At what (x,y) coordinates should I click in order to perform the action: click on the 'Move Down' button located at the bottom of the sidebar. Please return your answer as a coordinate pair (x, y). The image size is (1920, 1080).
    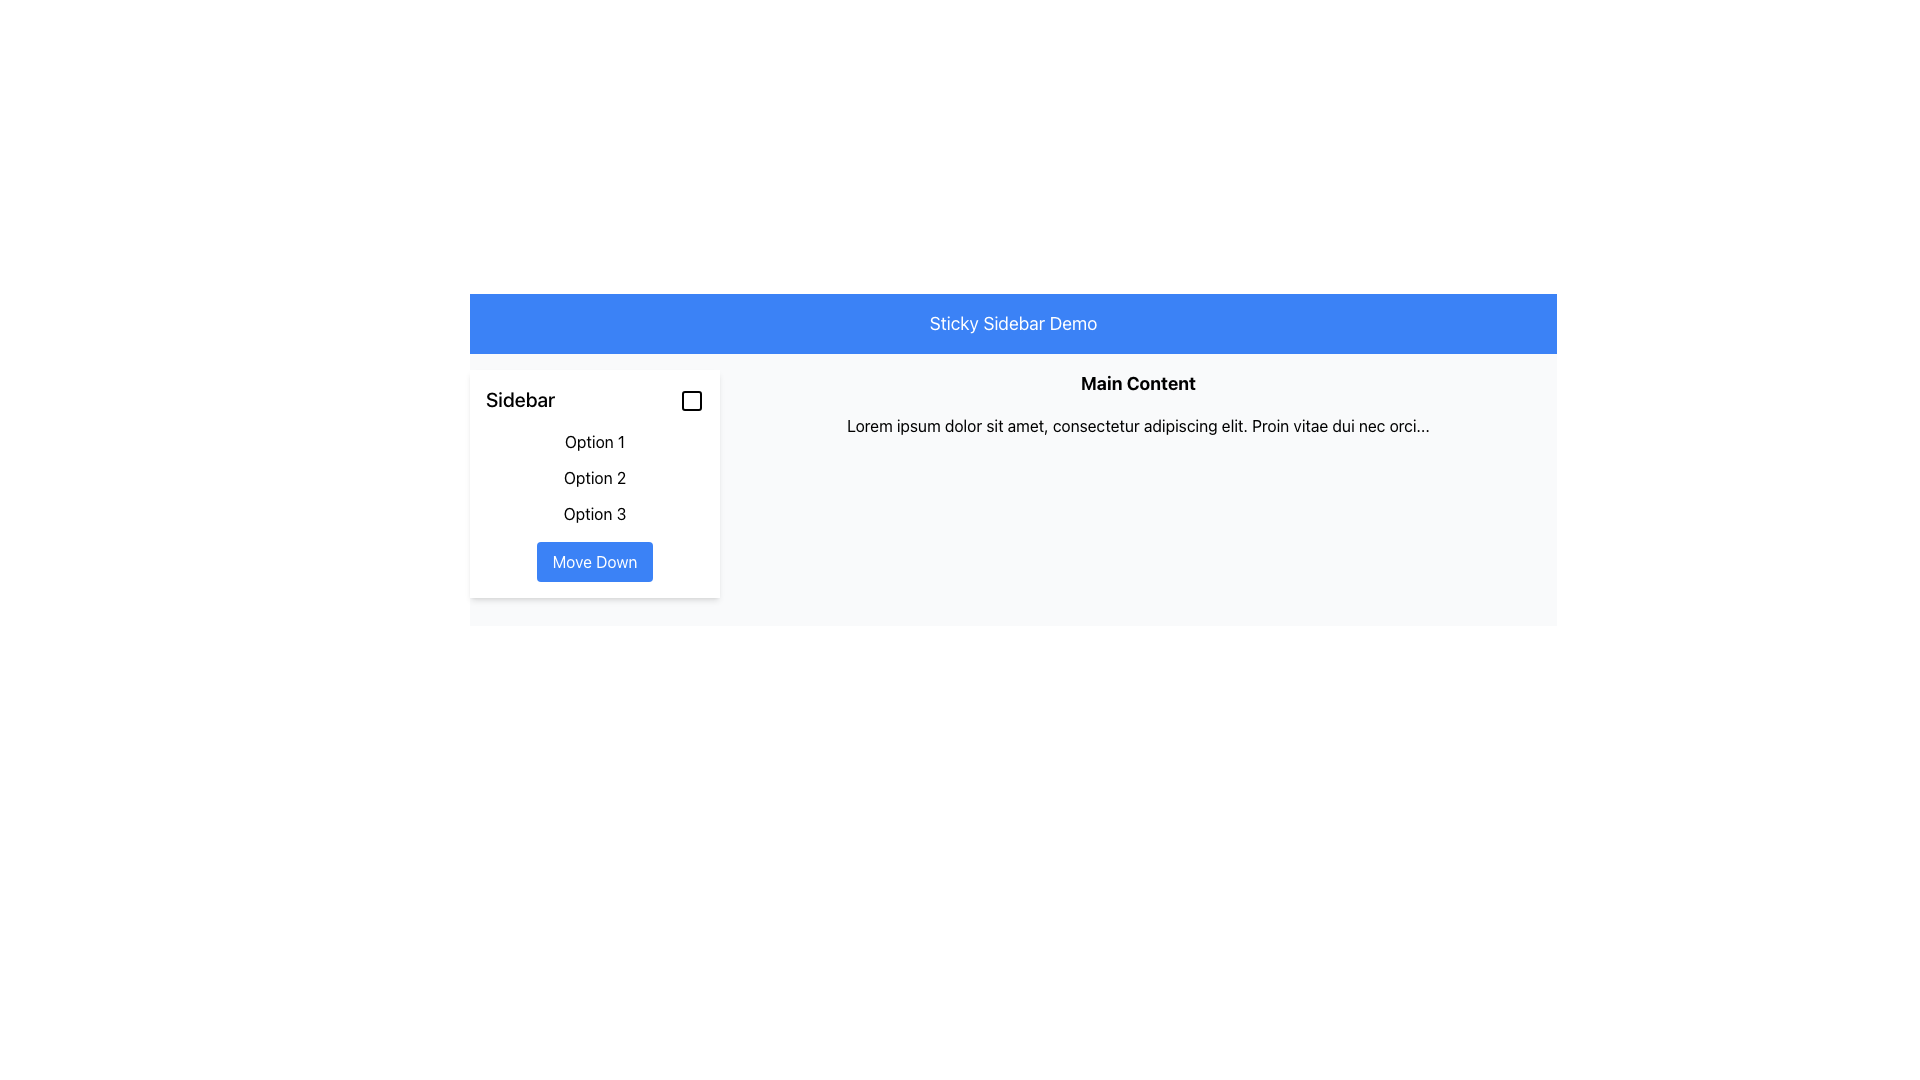
    Looking at the image, I should click on (594, 562).